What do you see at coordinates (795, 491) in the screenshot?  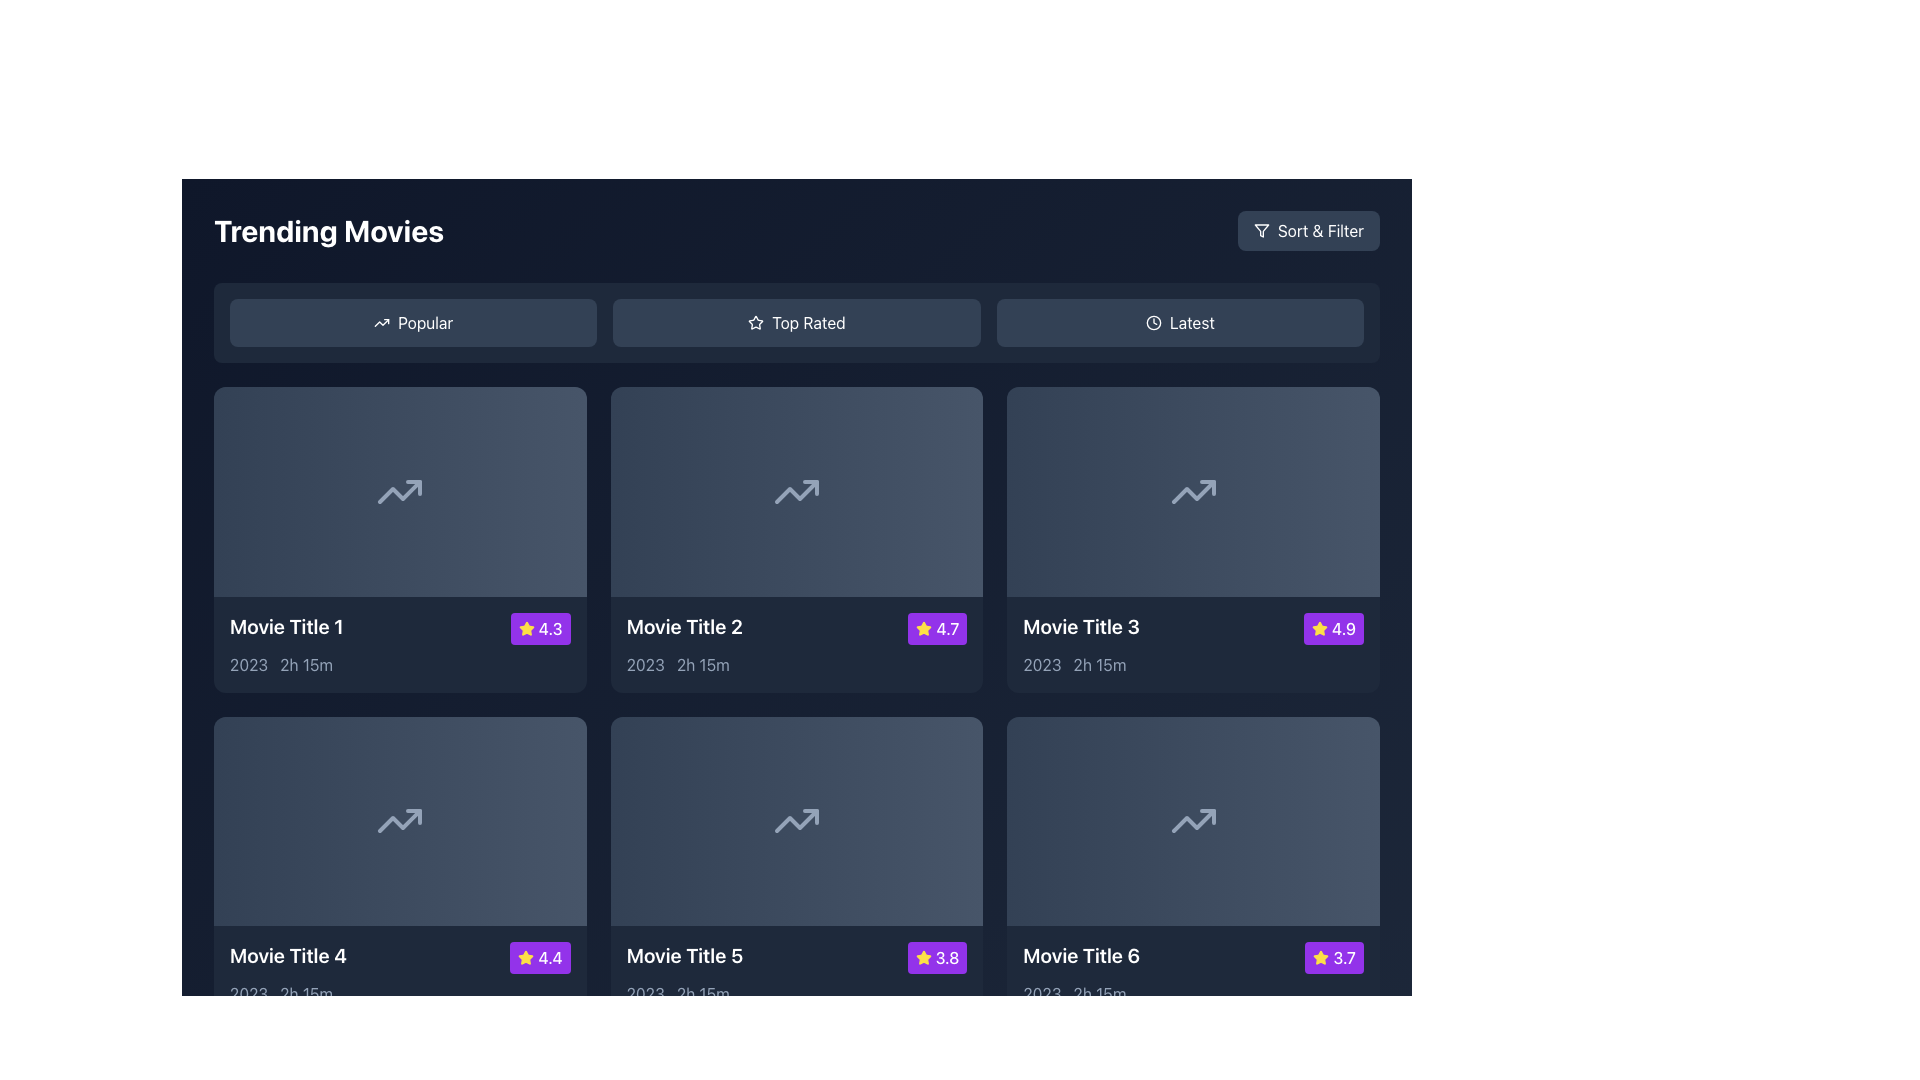 I see `the upward trending arrow icon located in the second box from the left under the 'Trending Movies' section, labeled 'Movie Title 2'` at bounding box center [795, 491].